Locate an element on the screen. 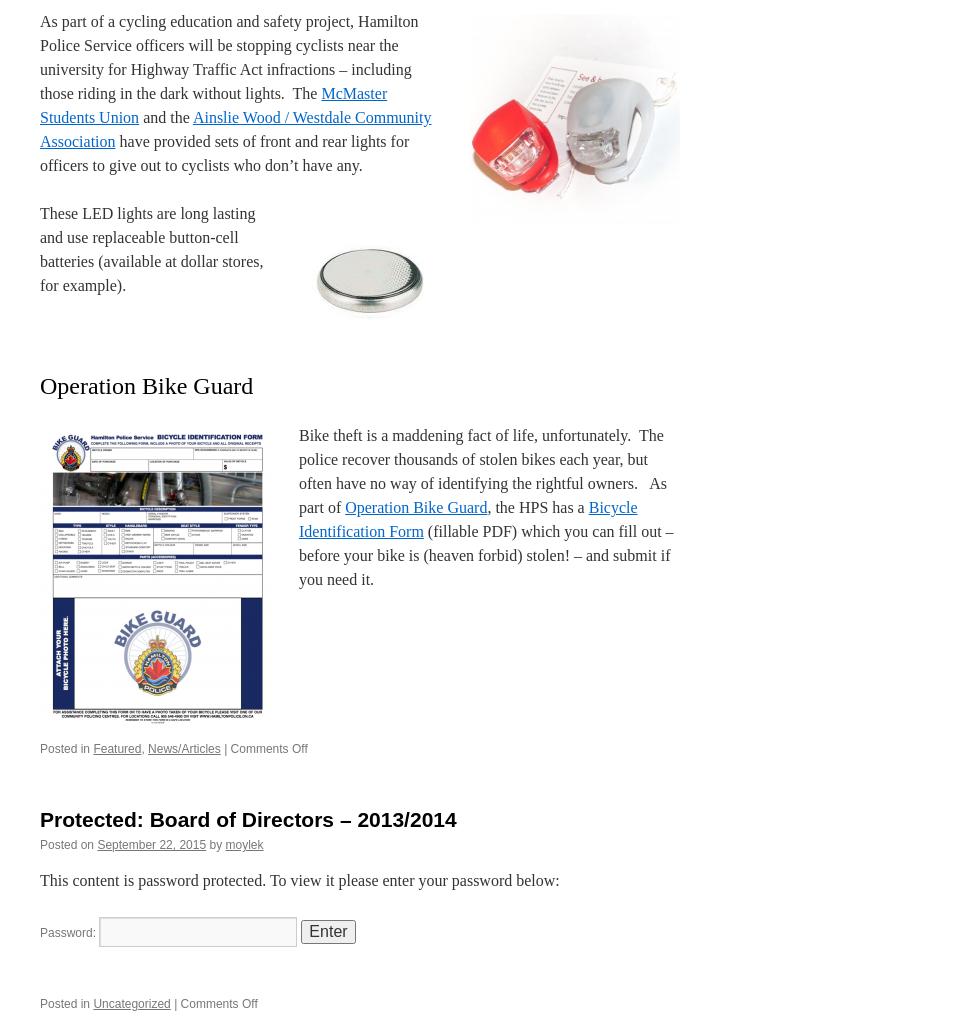 This screenshot has height=1022, width=980. ',' is located at coordinates (141, 747).